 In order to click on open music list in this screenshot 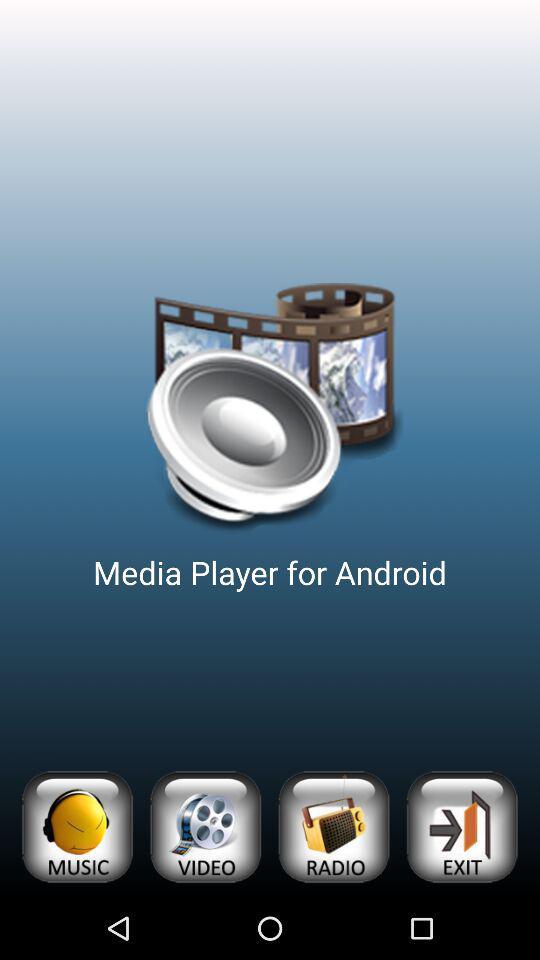, I will do `click(76, 827)`.